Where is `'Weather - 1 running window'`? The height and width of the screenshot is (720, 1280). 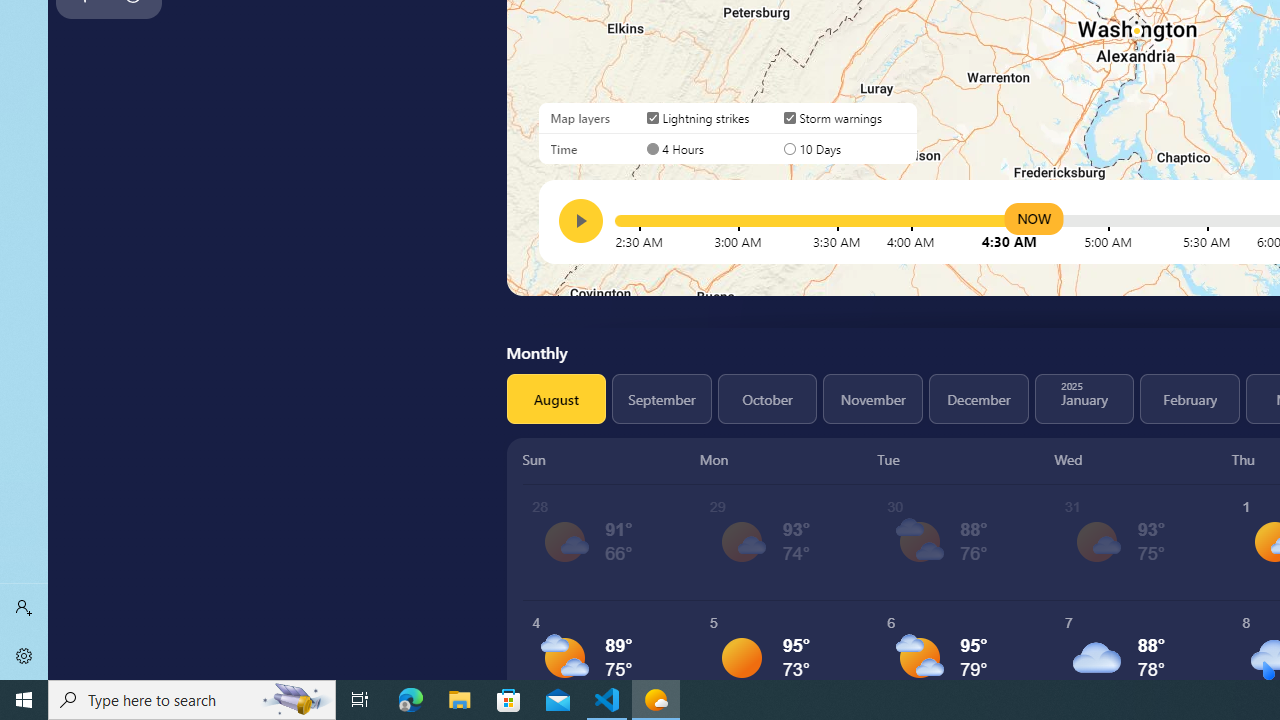
'Weather - 1 running window' is located at coordinates (656, 698).